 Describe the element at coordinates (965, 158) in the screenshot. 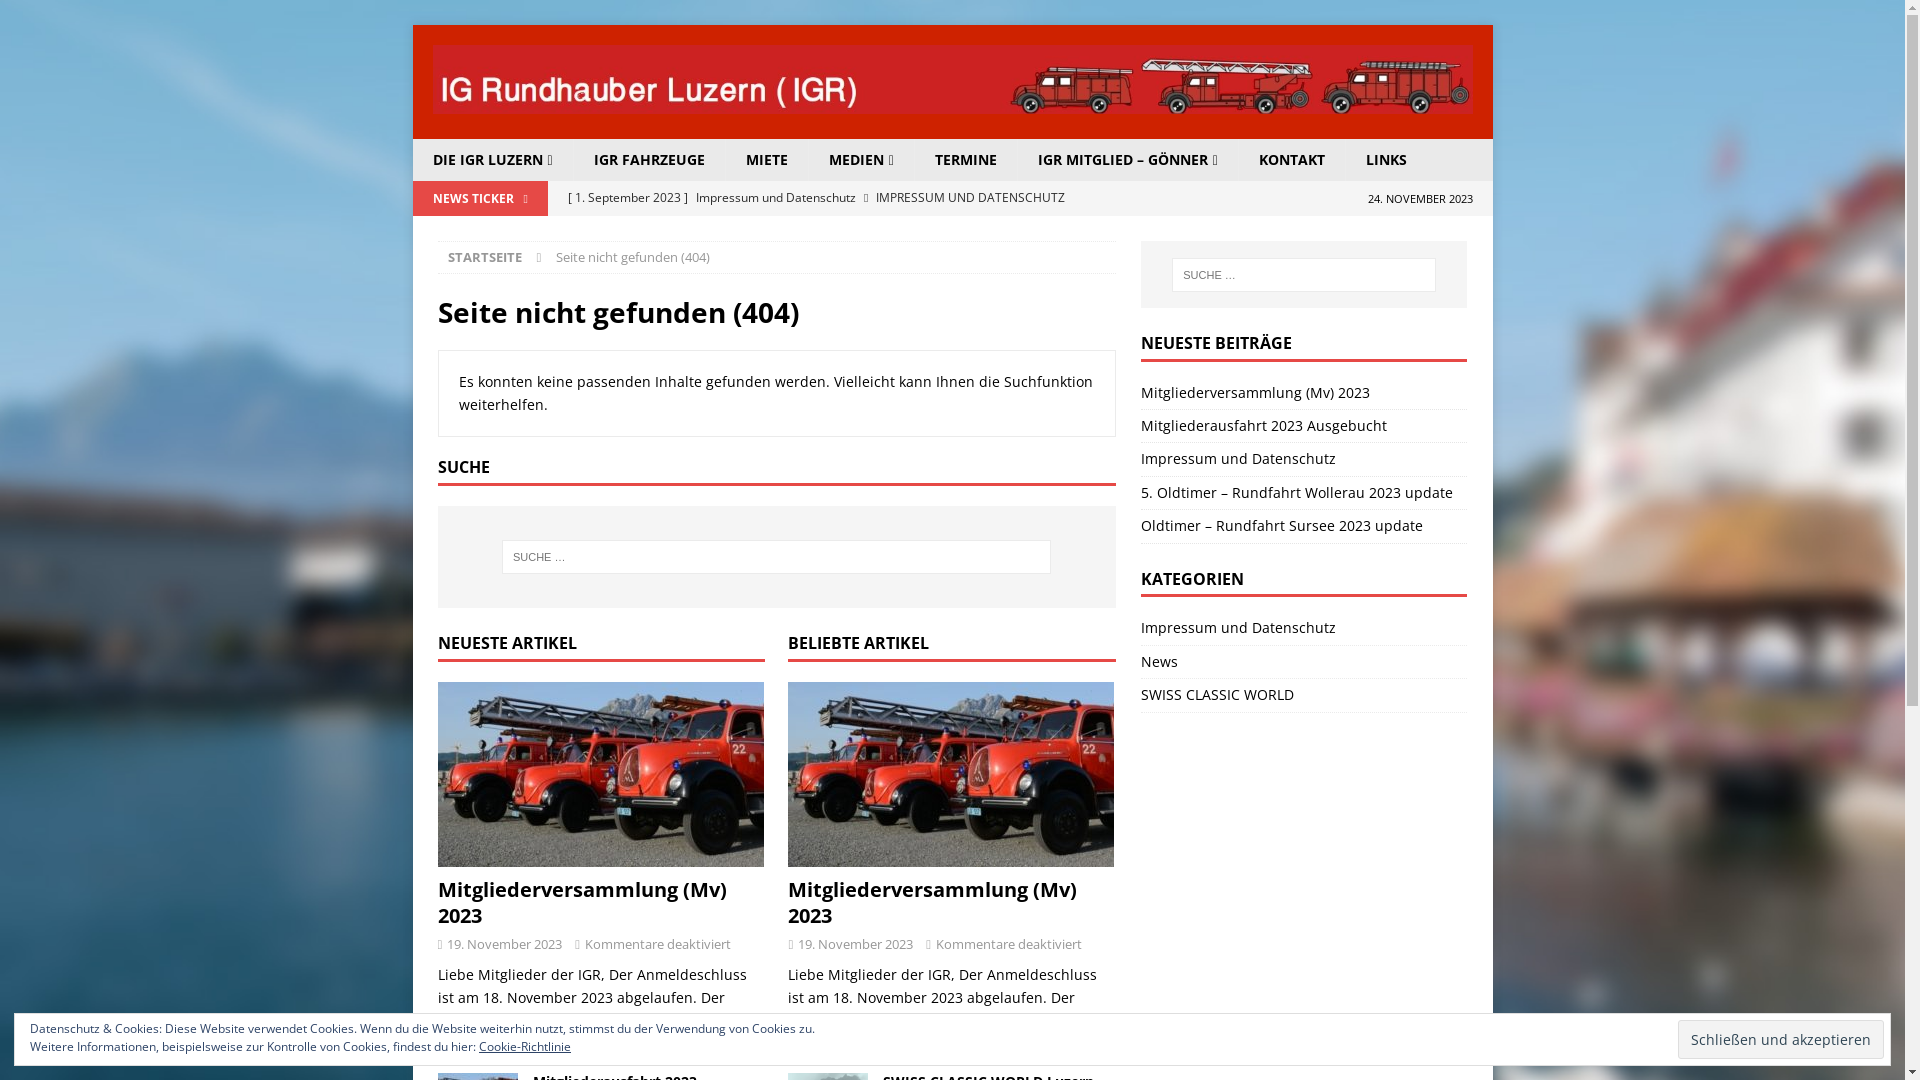

I see `'TERMINE'` at that location.